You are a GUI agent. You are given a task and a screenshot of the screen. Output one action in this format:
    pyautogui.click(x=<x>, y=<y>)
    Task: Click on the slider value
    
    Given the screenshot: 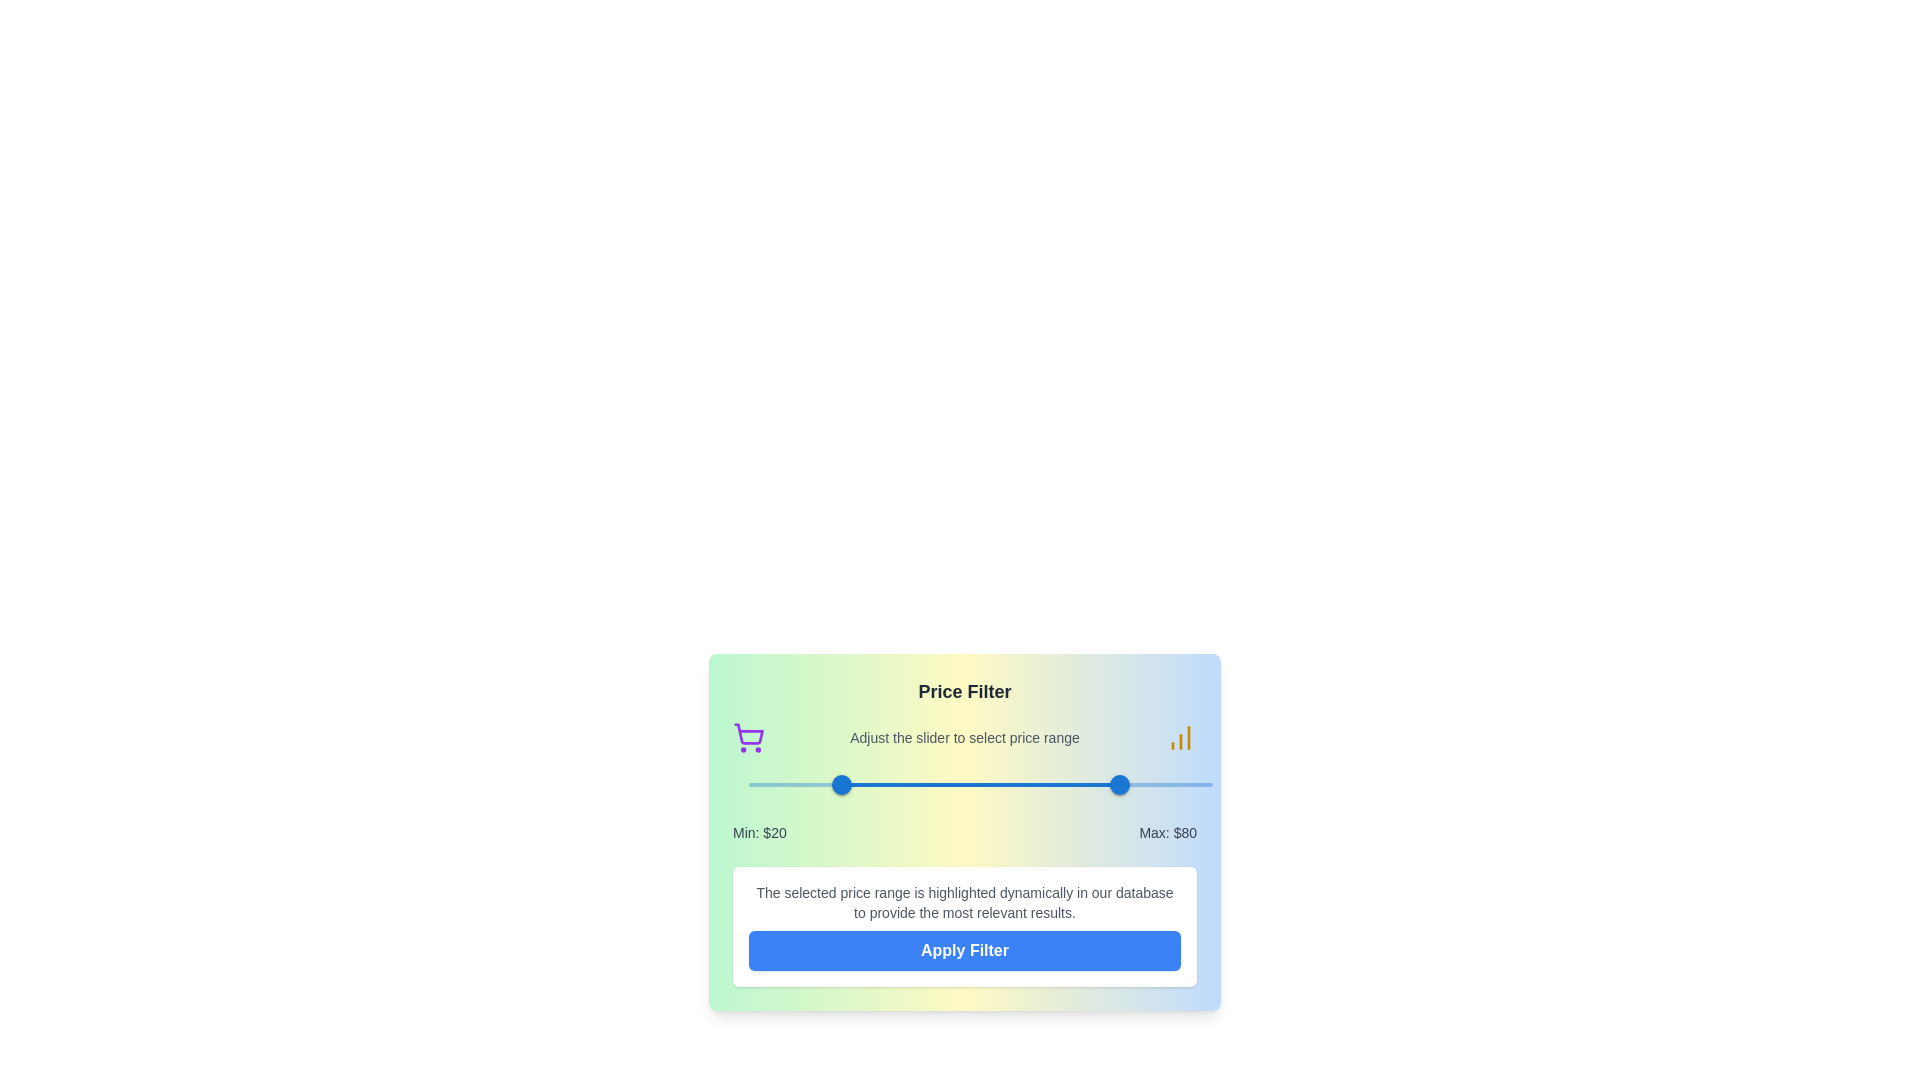 What is the action you would take?
    pyautogui.click(x=1125, y=784)
    